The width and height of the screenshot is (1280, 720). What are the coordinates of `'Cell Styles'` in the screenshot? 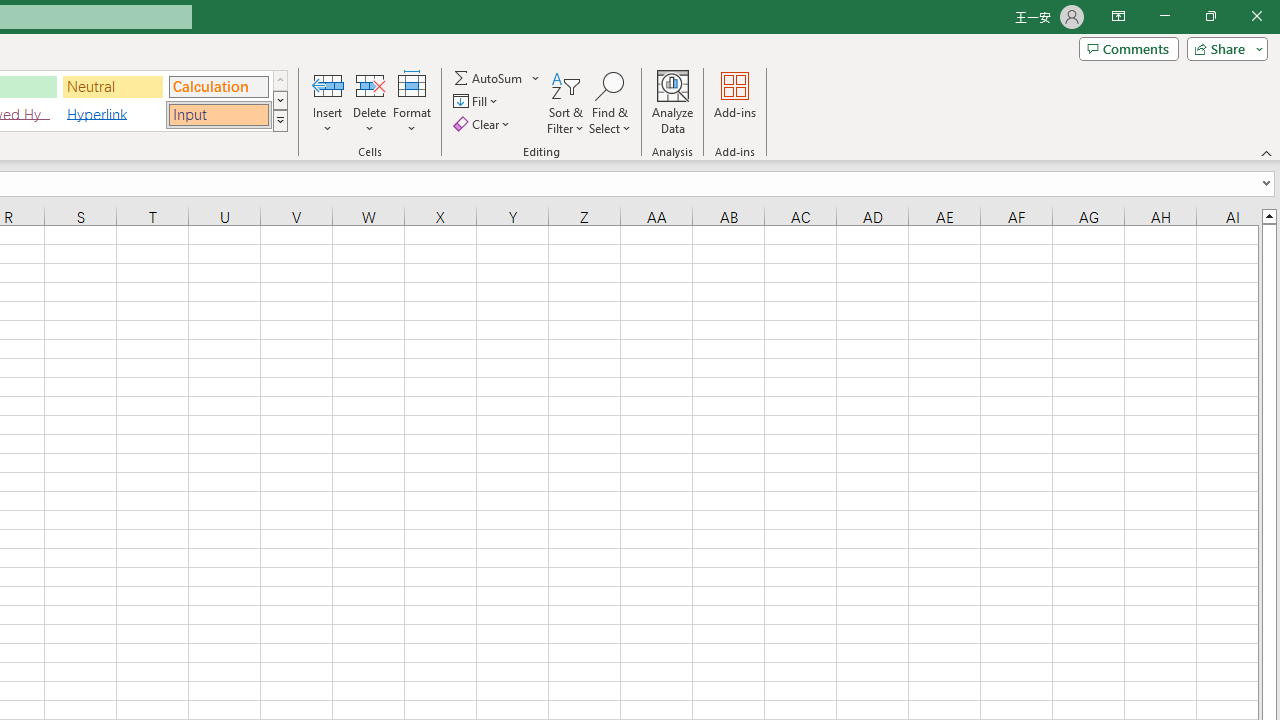 It's located at (279, 120).